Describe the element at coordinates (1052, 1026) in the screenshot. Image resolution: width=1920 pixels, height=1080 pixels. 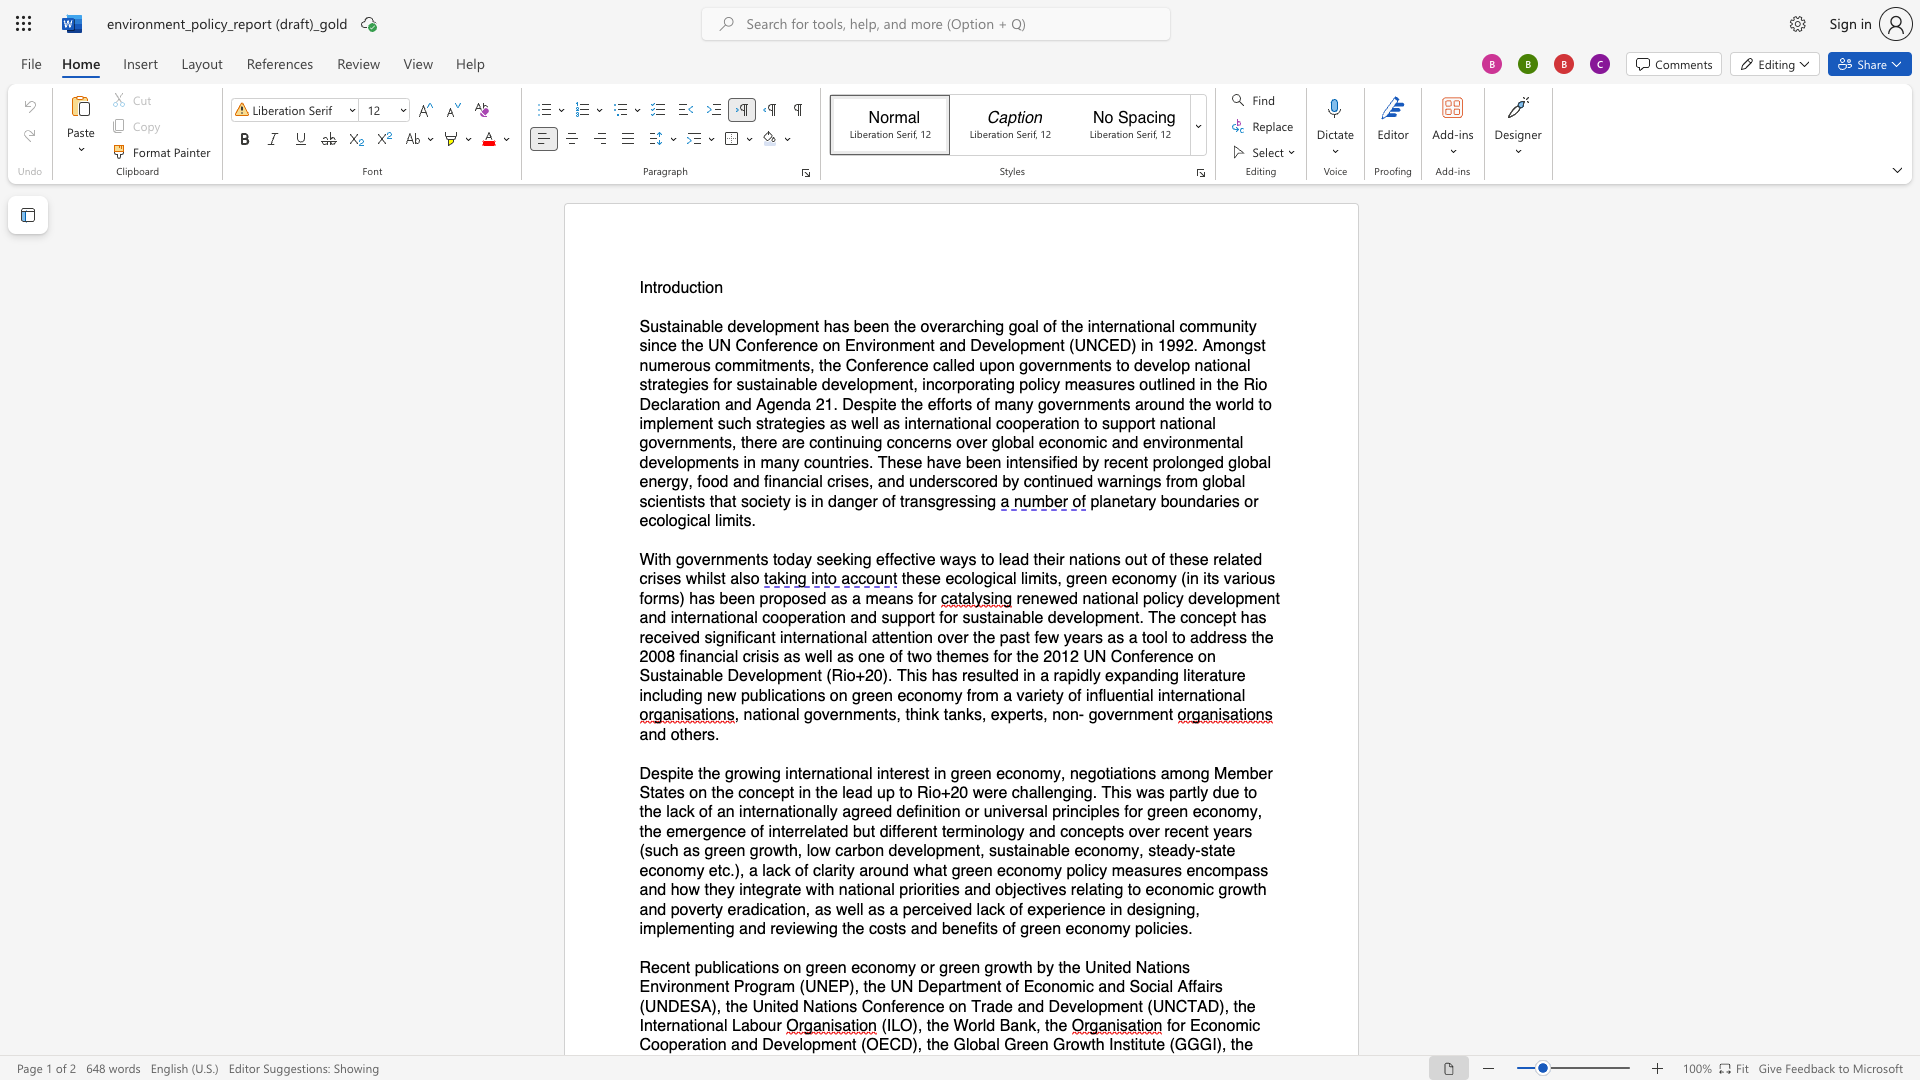
I see `the 2th character "h" in the text` at that location.